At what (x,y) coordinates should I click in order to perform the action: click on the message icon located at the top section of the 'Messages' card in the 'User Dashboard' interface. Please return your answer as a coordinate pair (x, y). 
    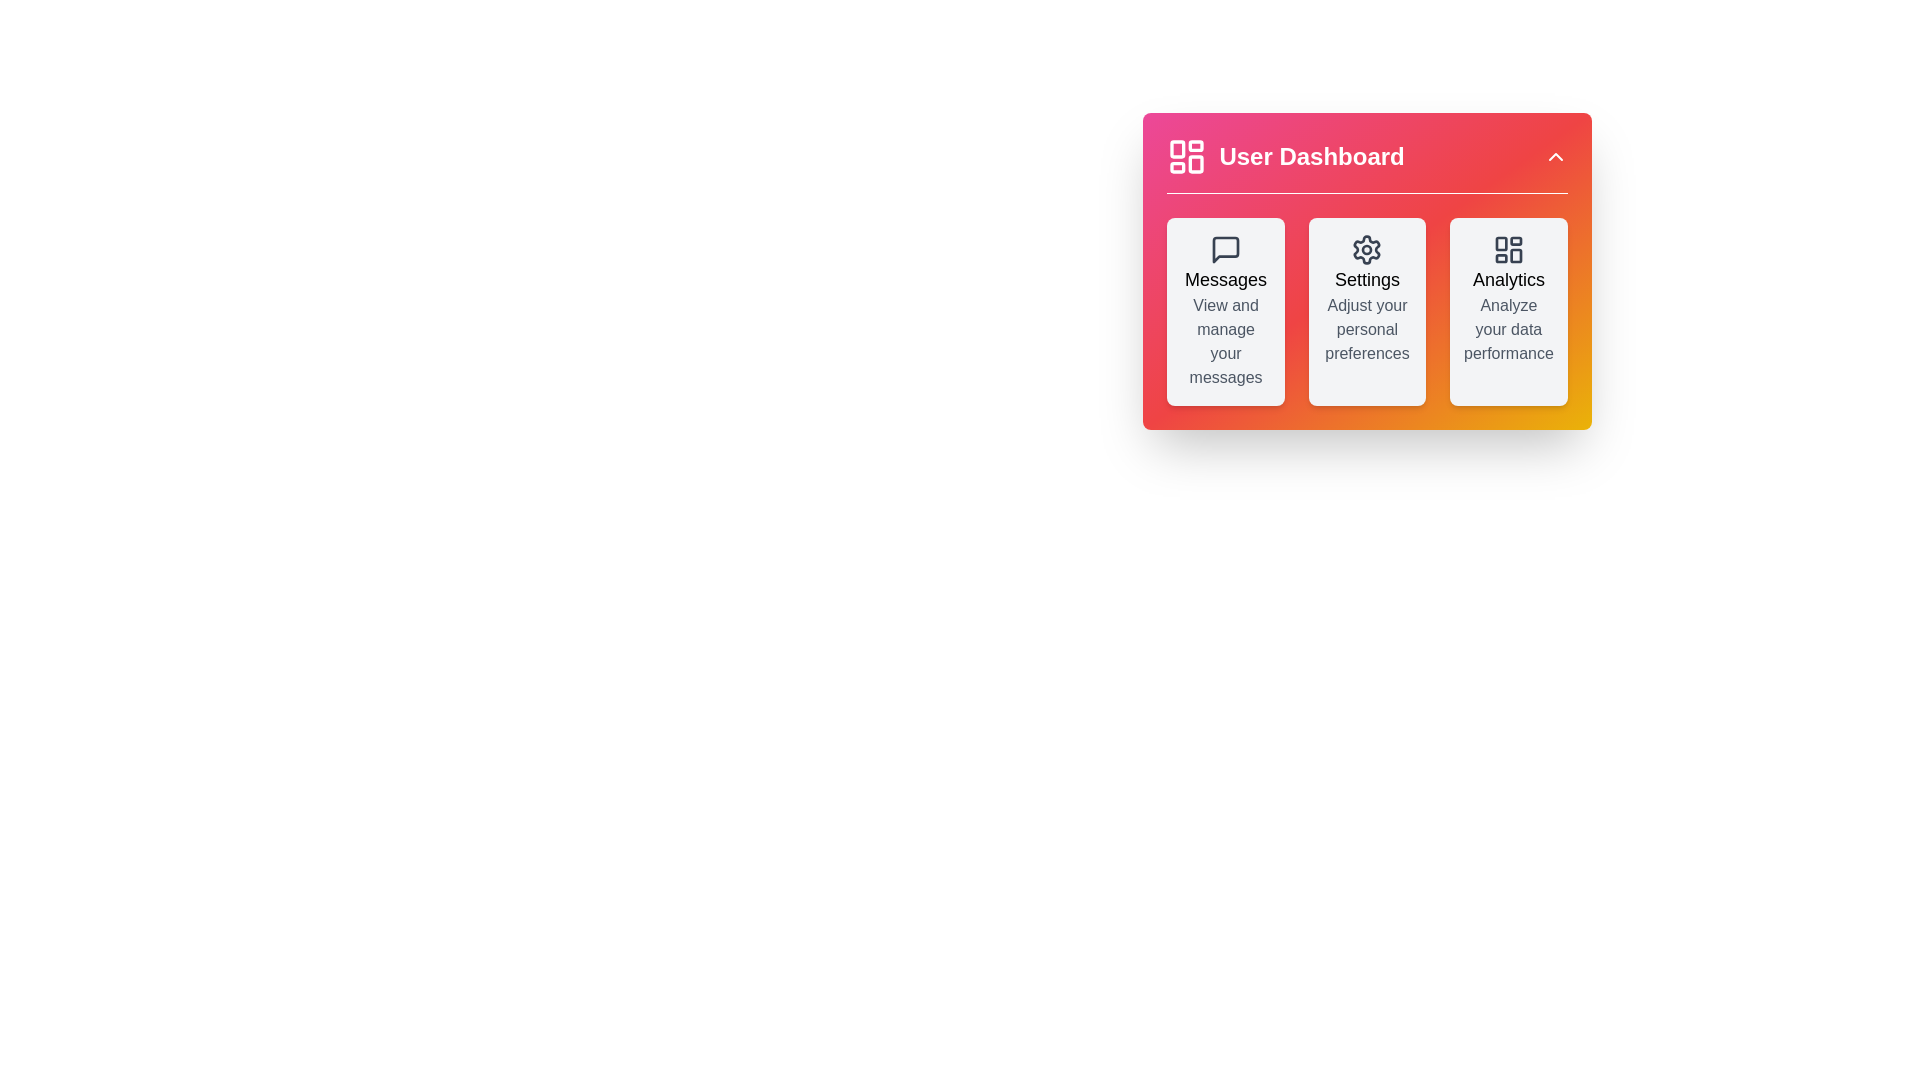
    Looking at the image, I should click on (1225, 249).